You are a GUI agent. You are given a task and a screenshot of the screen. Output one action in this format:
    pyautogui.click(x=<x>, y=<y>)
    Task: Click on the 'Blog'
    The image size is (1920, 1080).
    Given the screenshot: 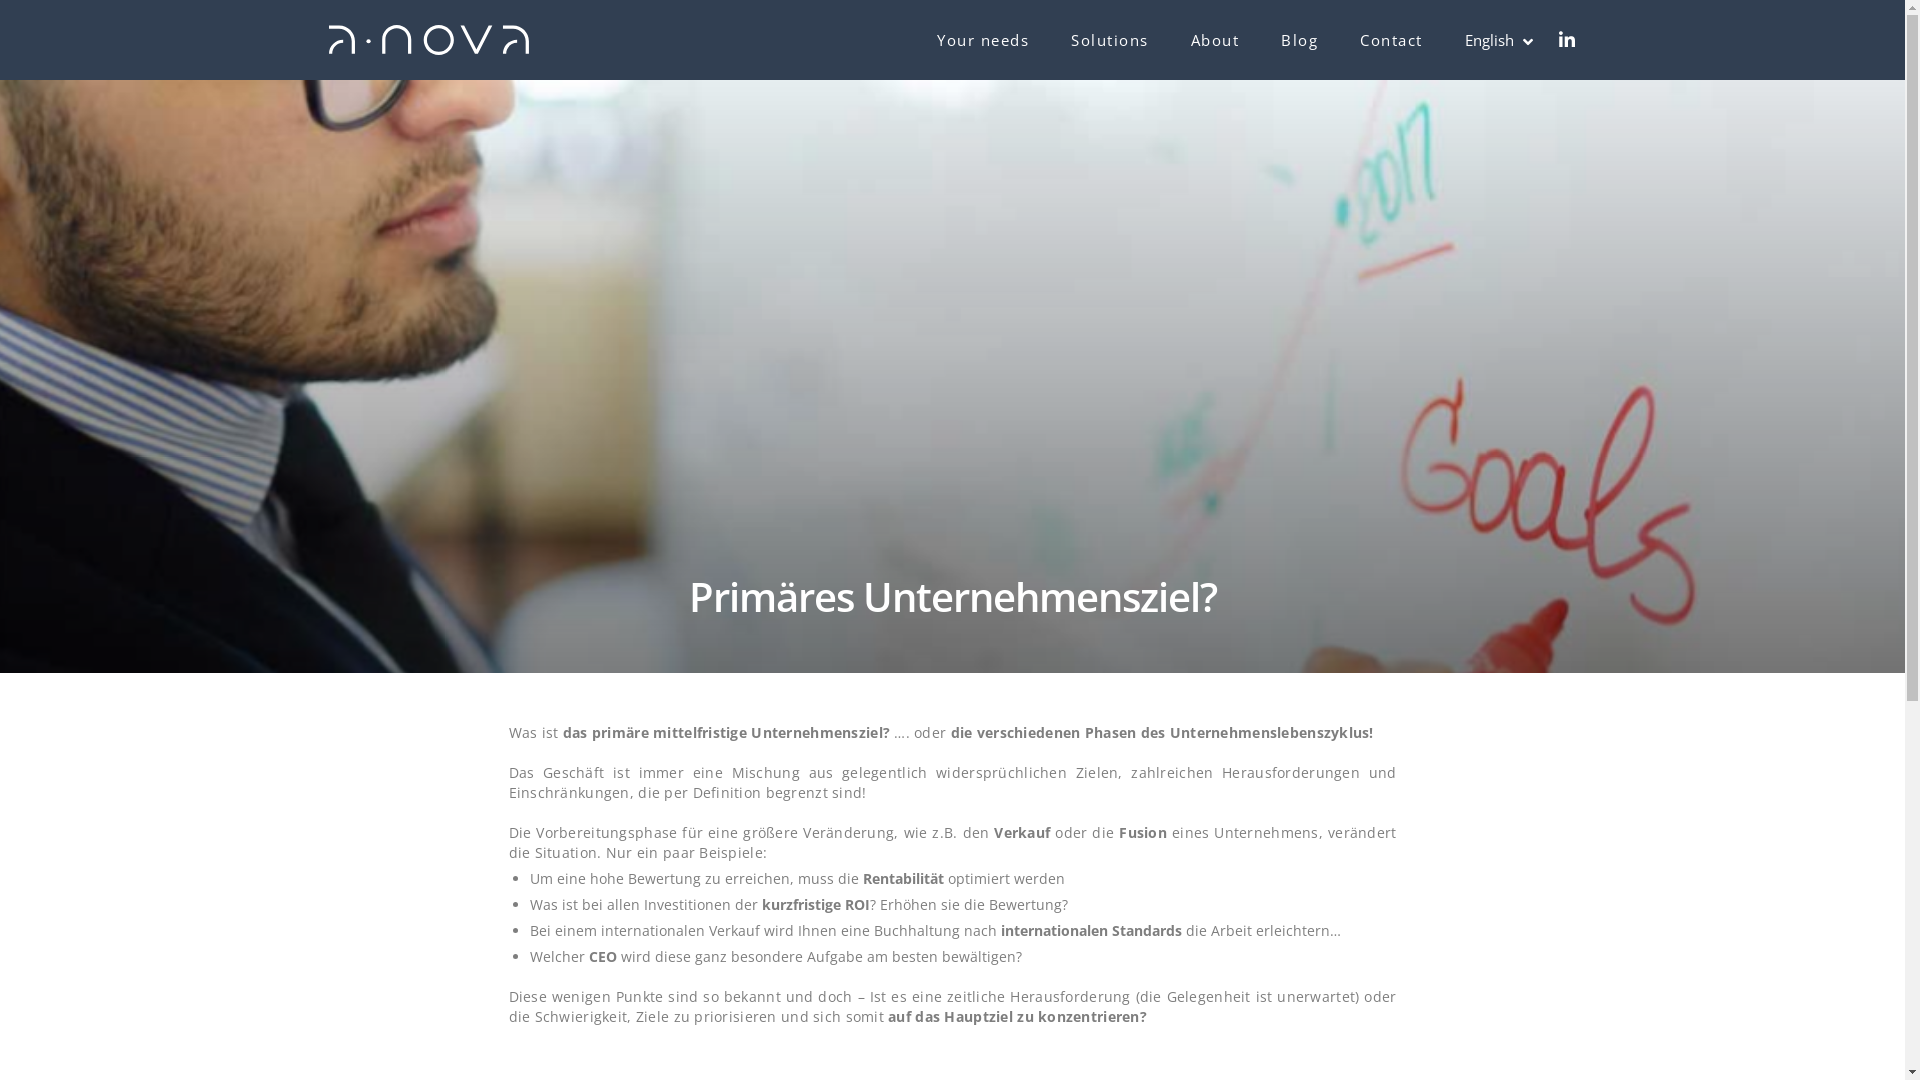 What is the action you would take?
    pyautogui.click(x=1299, y=39)
    